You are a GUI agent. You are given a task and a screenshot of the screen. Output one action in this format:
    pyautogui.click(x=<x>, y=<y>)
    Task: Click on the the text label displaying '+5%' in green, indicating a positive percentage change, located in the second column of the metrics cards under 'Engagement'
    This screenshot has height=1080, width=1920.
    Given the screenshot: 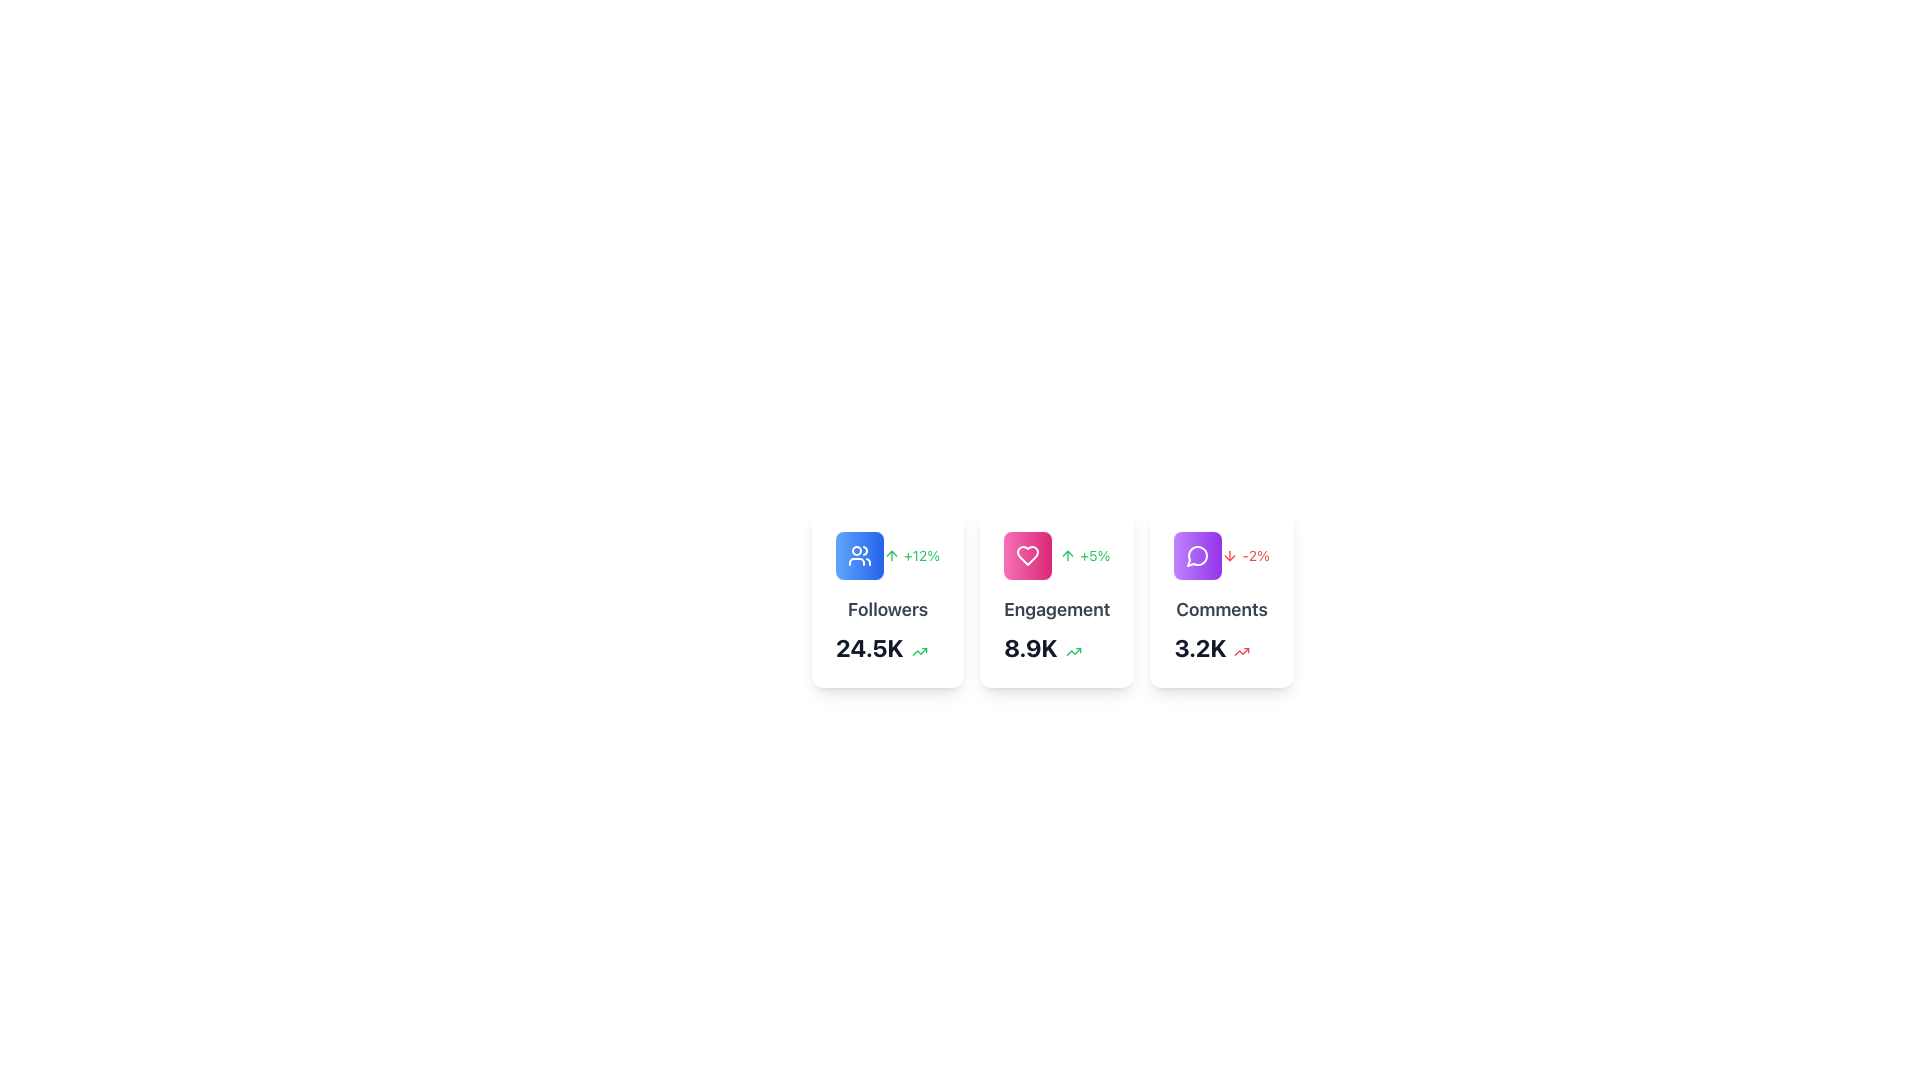 What is the action you would take?
    pyautogui.click(x=1094, y=555)
    